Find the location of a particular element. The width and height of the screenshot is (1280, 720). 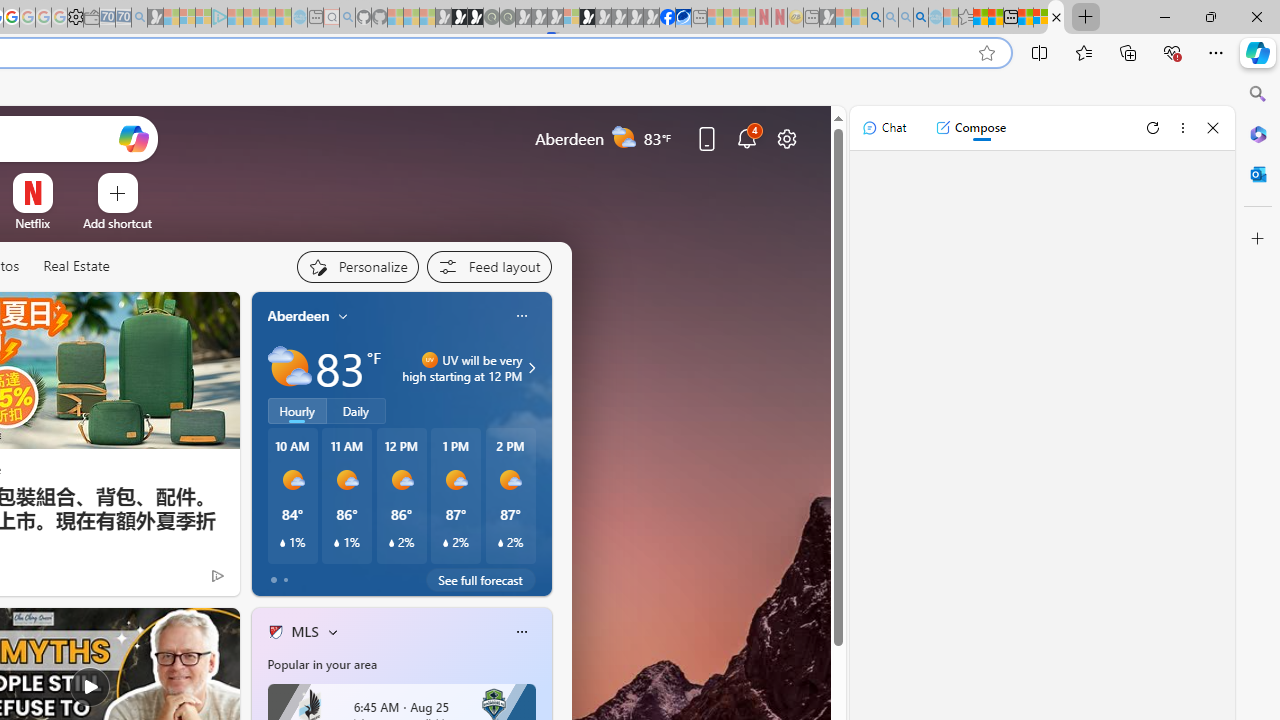

'Bing Real Estate - Home sales and rental listings - Sleeping' is located at coordinates (138, 17).